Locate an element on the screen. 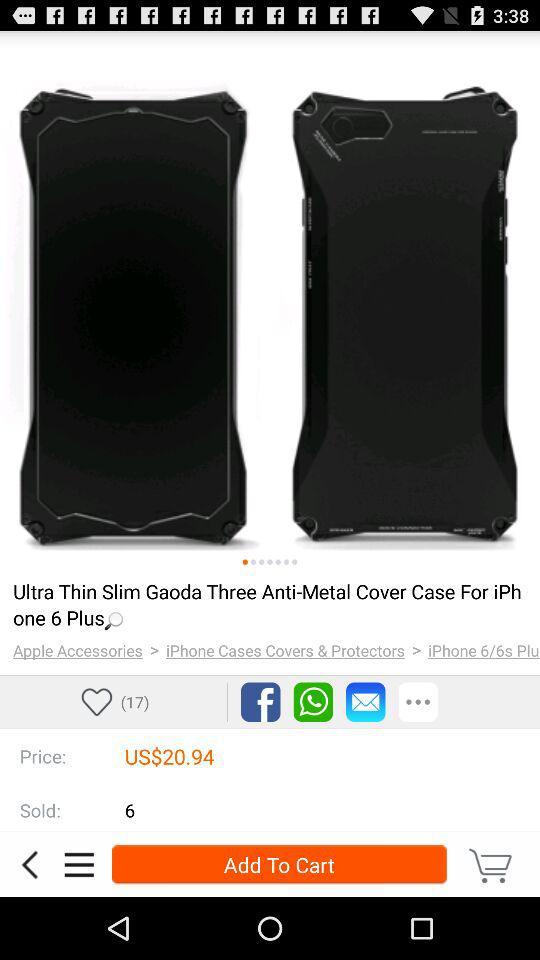 This screenshot has height=960, width=540. item to the left of the > app is located at coordinates (76, 649).